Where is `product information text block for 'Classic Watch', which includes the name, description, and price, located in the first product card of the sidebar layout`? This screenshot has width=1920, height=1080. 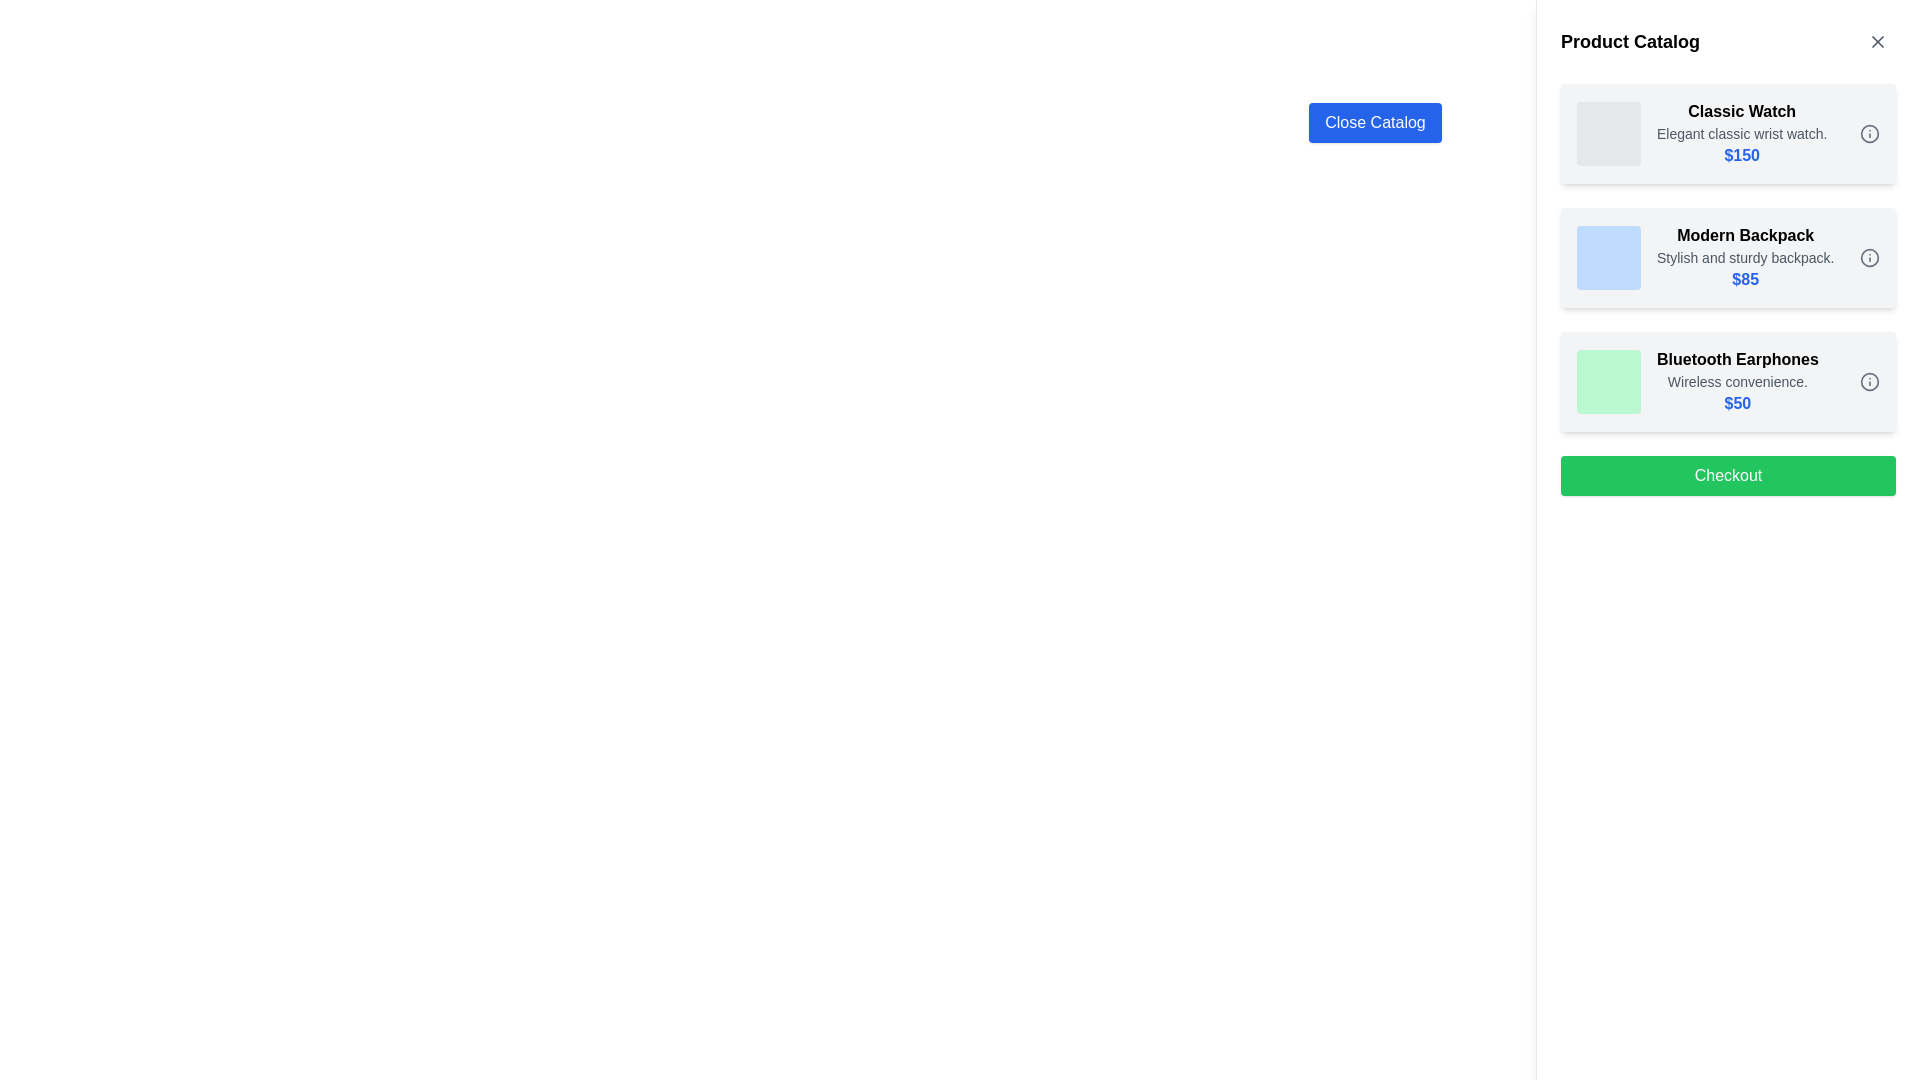
product information text block for 'Classic Watch', which includes the name, description, and price, located in the first product card of the sidebar layout is located at coordinates (1741, 134).